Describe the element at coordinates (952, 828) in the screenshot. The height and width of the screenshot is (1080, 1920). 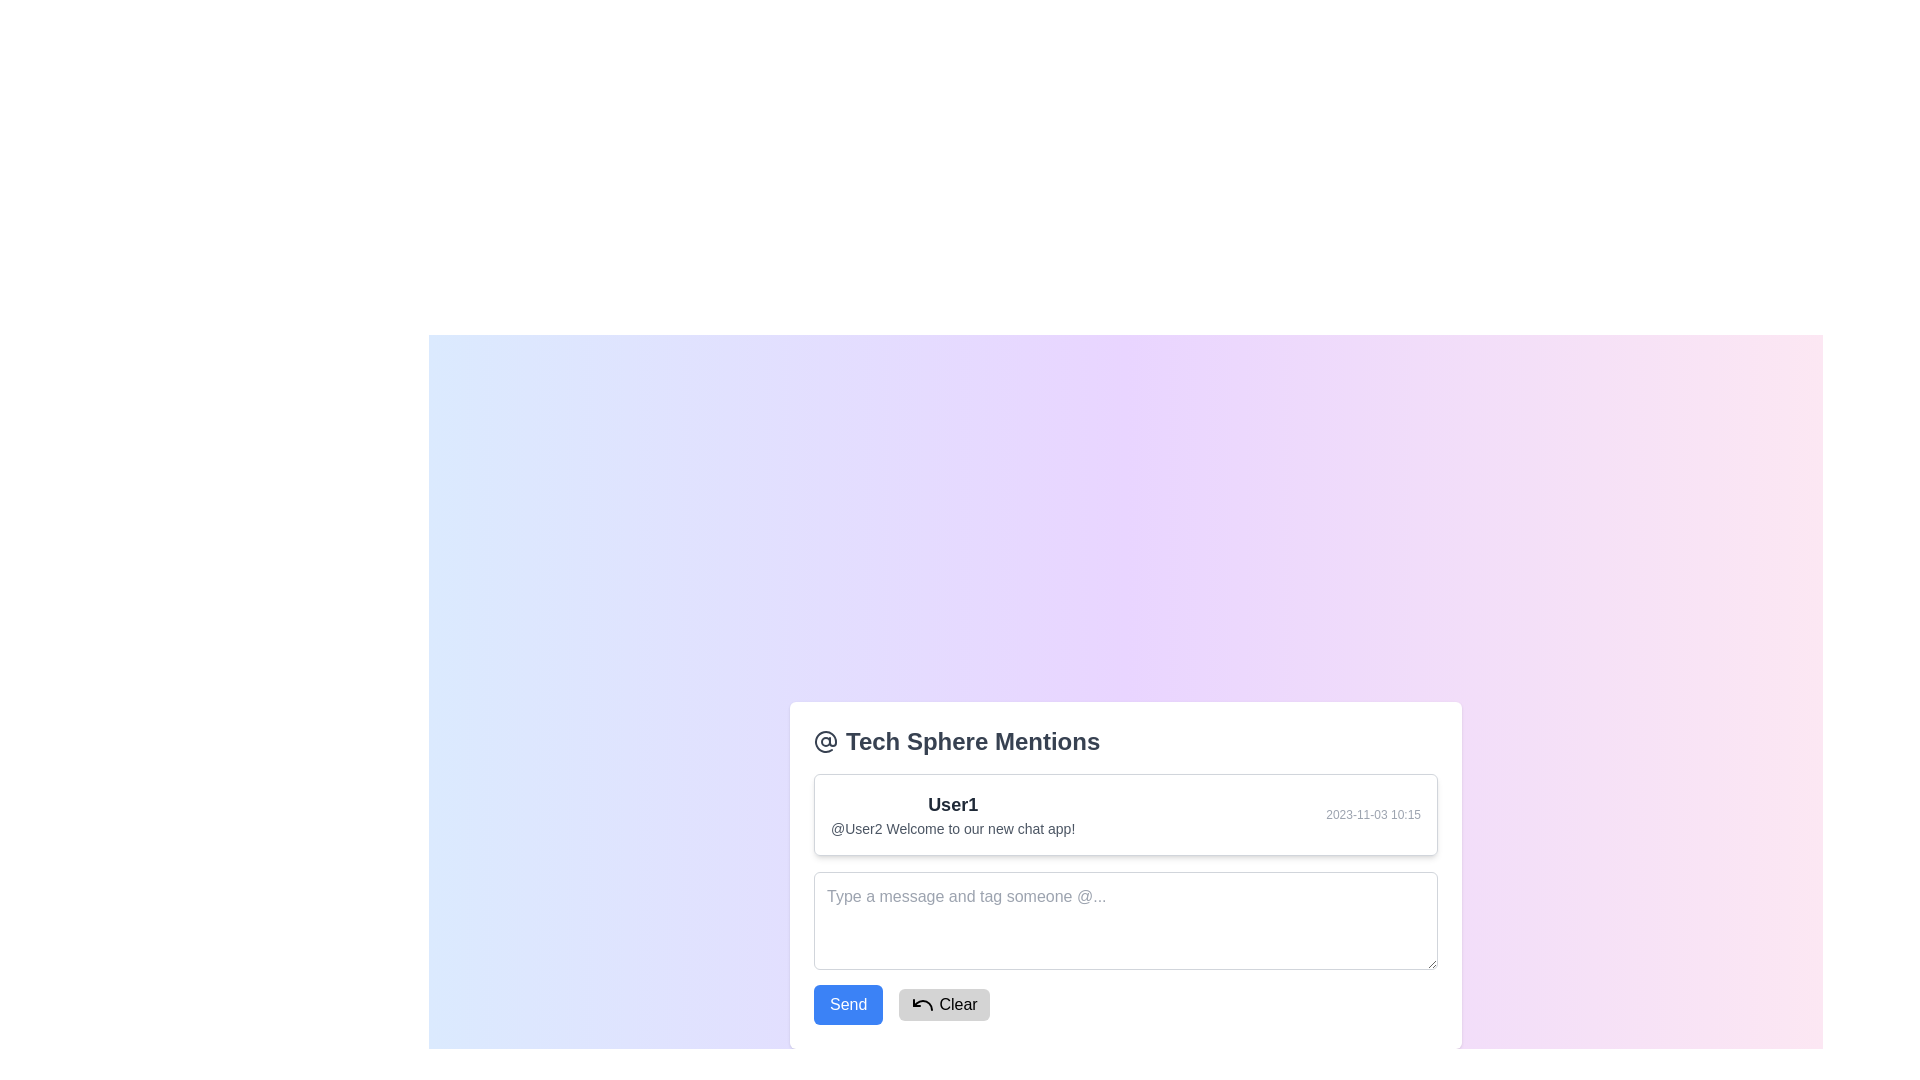
I see `the text label displaying '@User2 Welcome to our new chat app!' that is located directly below the bold username 'User1'` at that location.